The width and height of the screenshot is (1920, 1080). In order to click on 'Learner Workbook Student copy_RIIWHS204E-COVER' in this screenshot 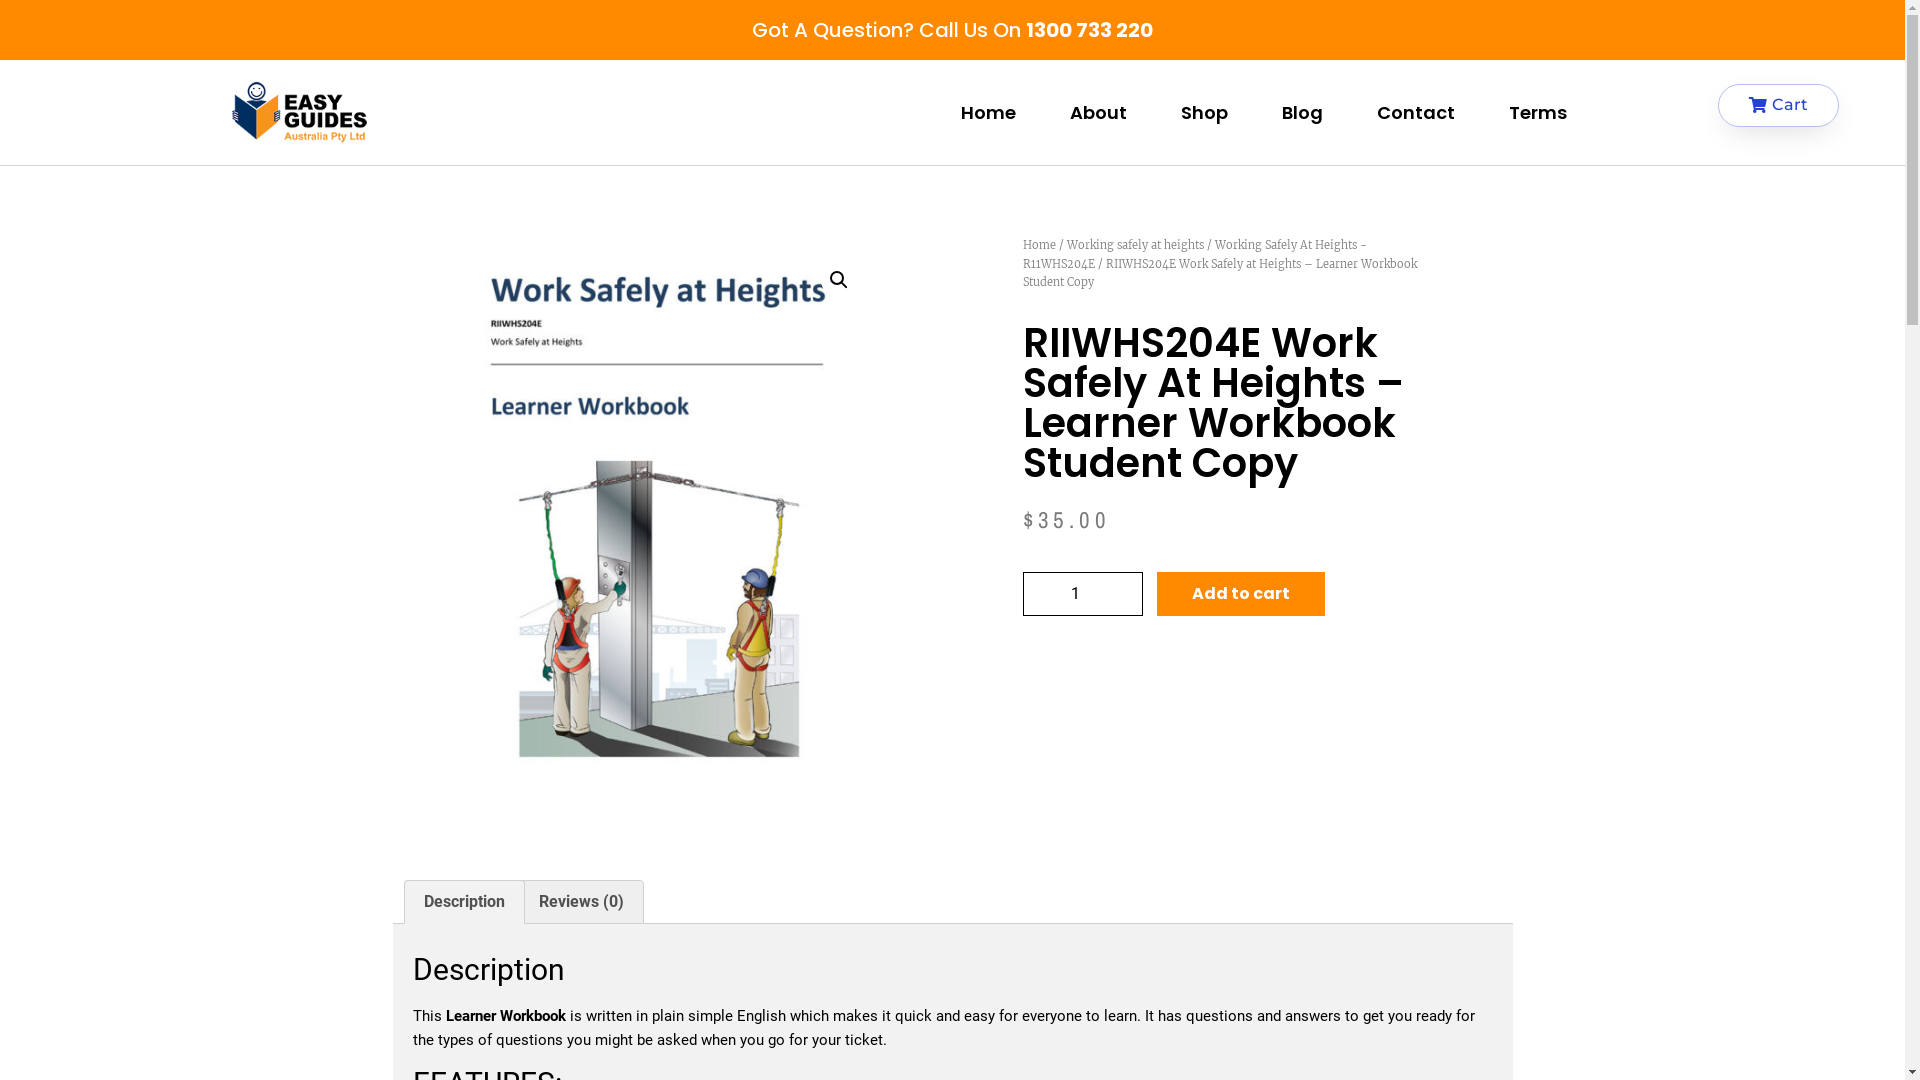, I will do `click(667, 531)`.